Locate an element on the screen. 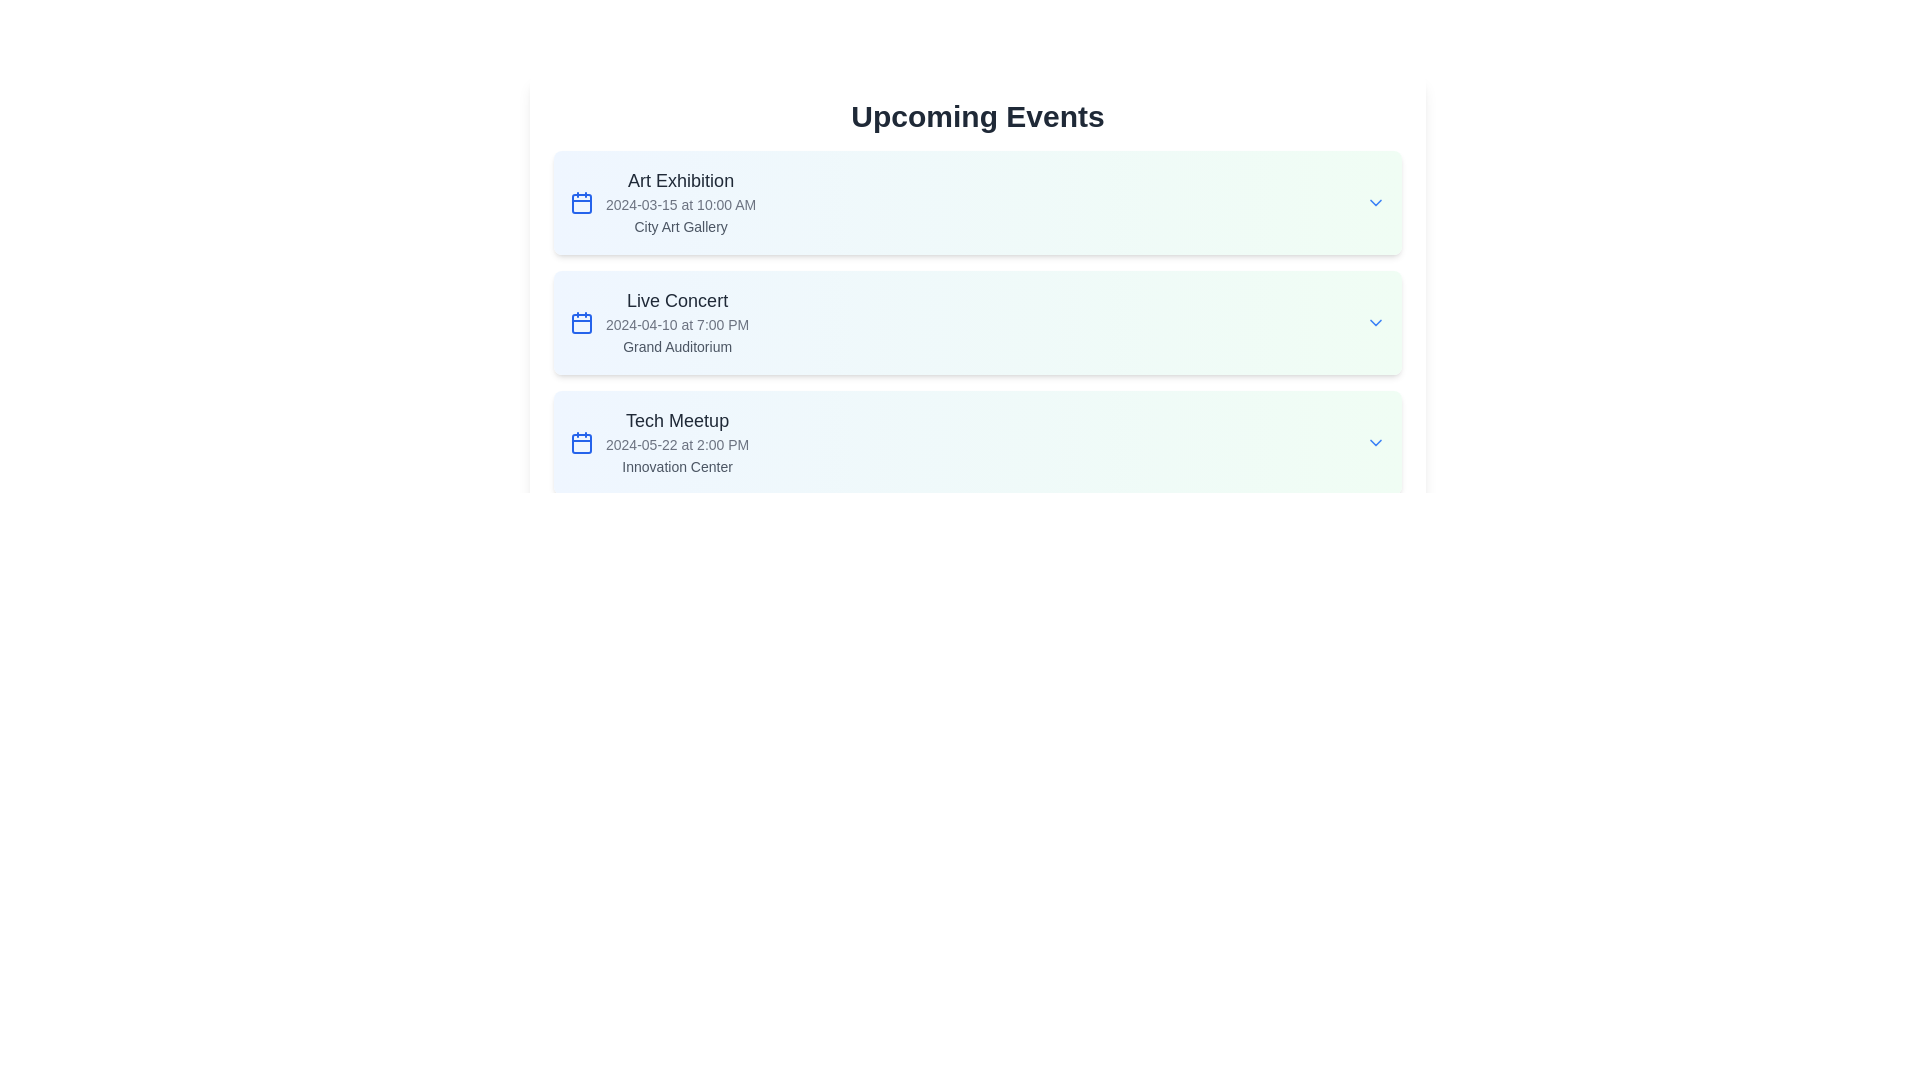 The image size is (1920, 1080). the static text label indicating the location of the 'Art Exhibition', which is the third line on the event card in the 'Upcoming Events' list is located at coordinates (681, 226).